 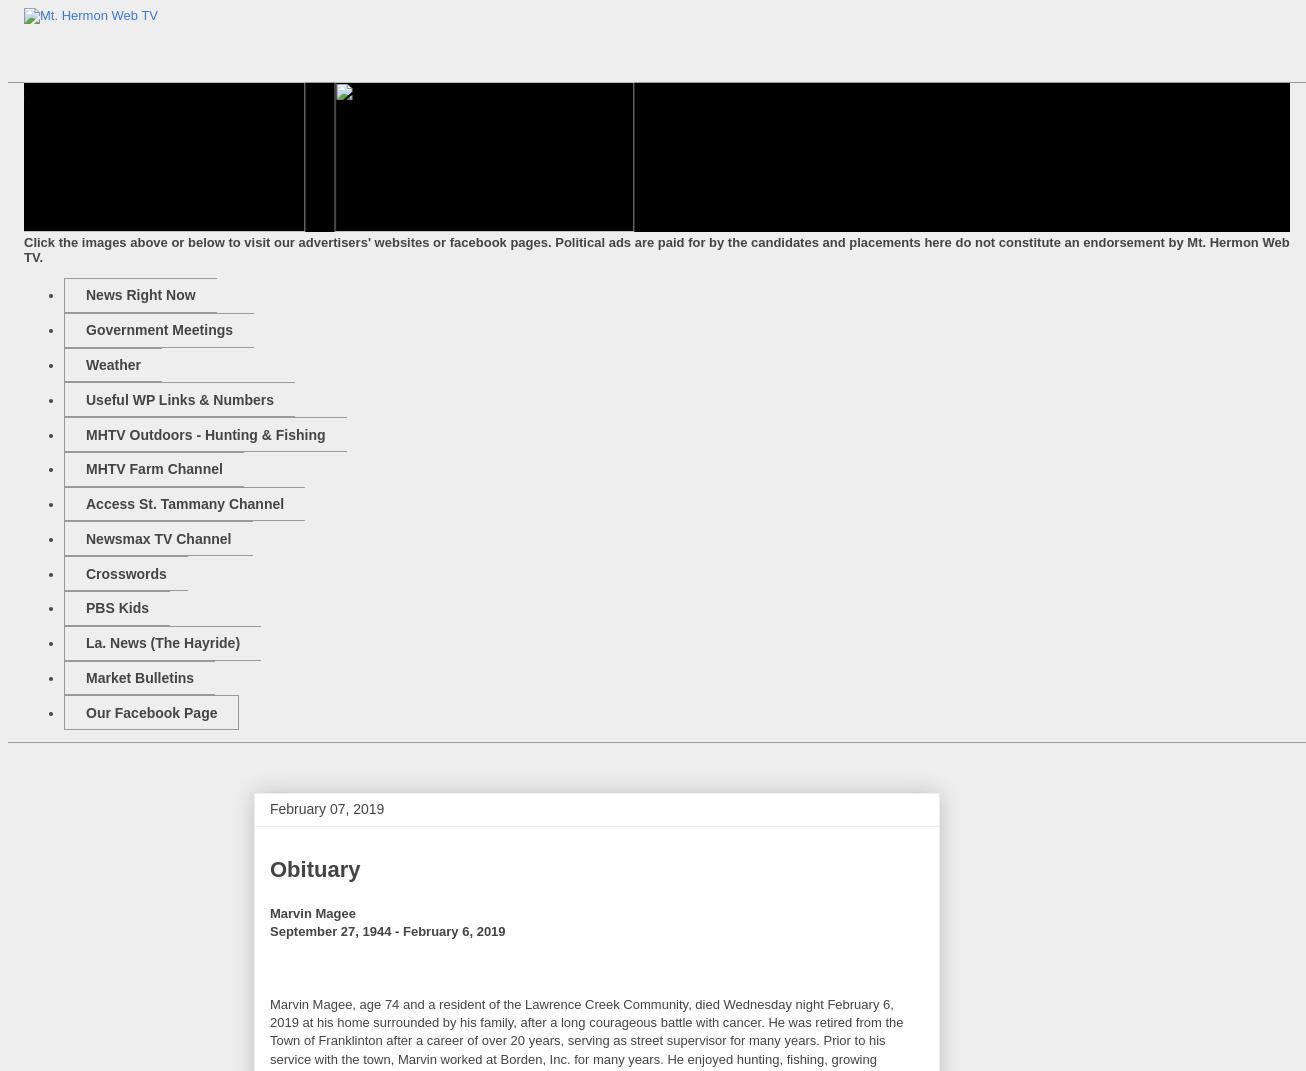 What do you see at coordinates (204, 433) in the screenshot?
I see `'MHTV Outdoors - Hunting & Fishing'` at bounding box center [204, 433].